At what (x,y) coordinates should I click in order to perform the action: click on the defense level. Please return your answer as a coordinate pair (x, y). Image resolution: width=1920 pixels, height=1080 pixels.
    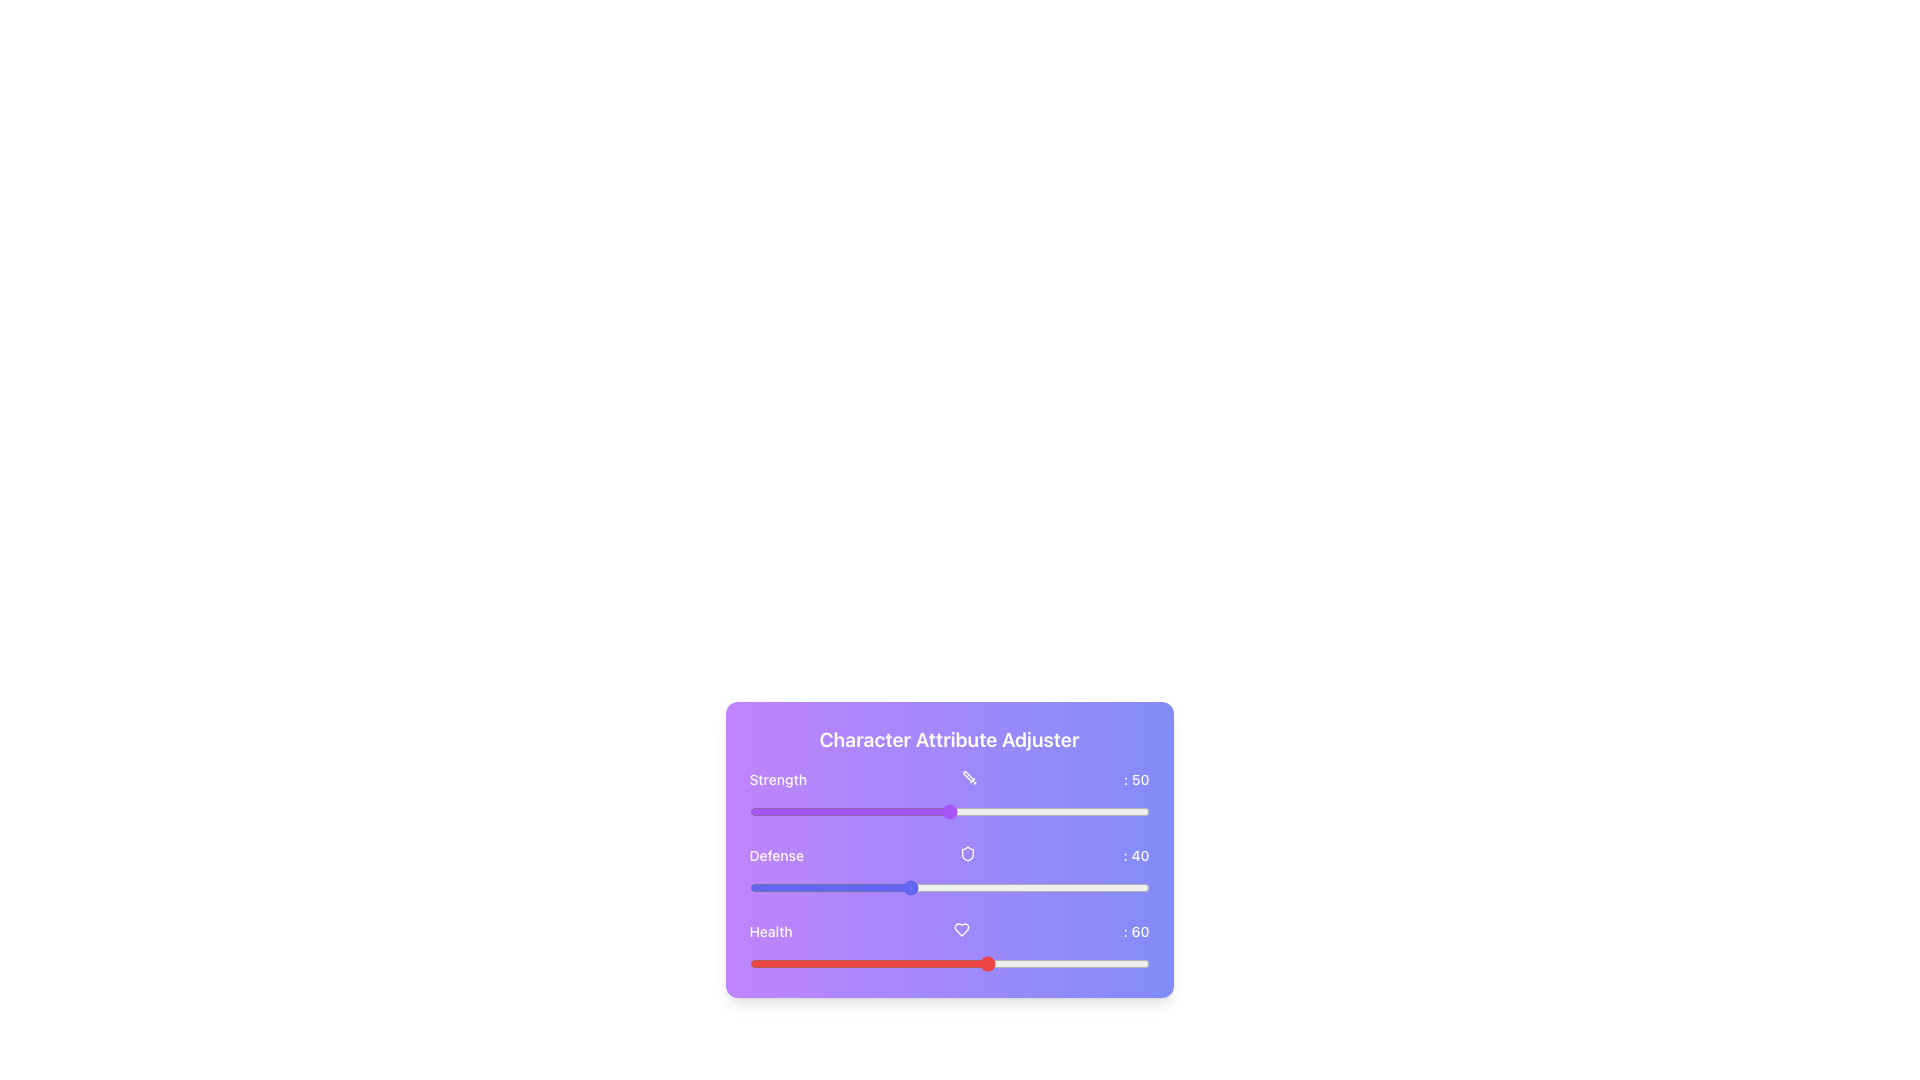
    Looking at the image, I should click on (837, 886).